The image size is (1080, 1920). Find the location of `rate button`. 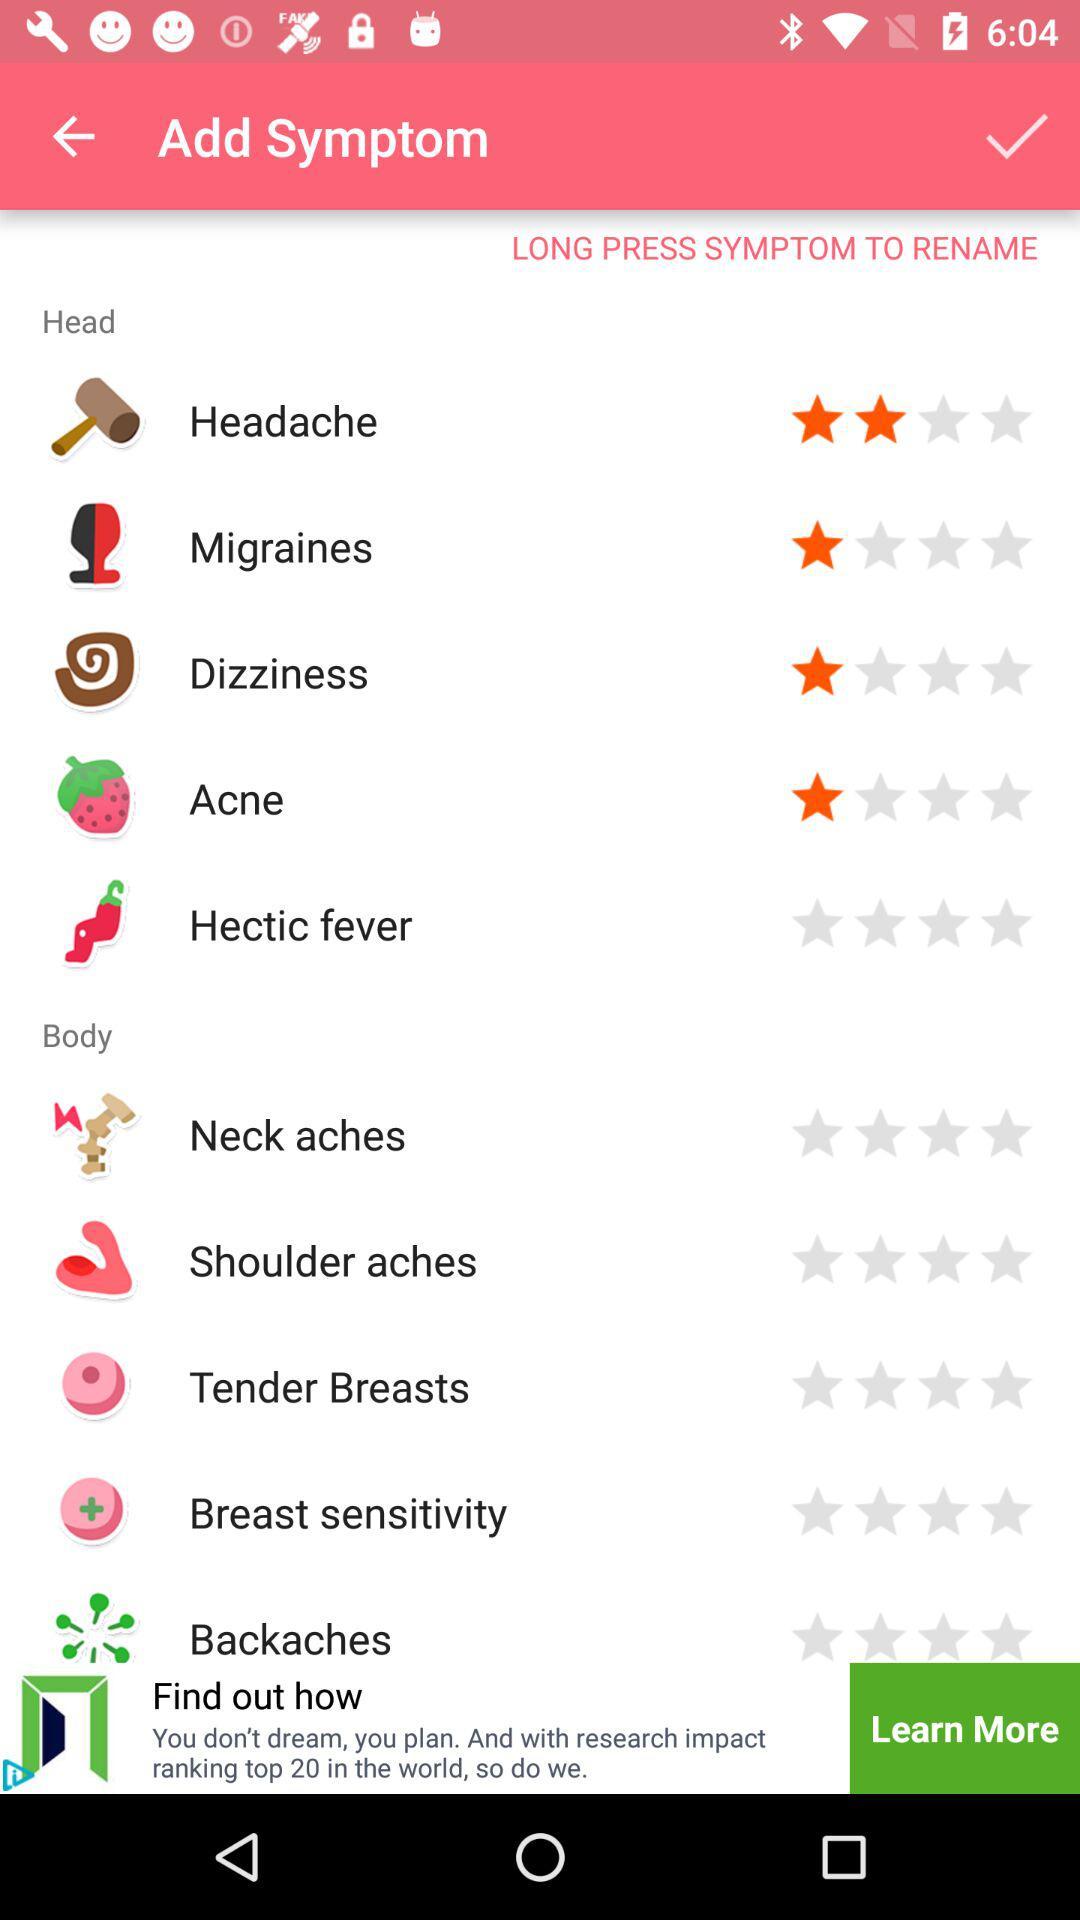

rate button is located at coordinates (1006, 923).